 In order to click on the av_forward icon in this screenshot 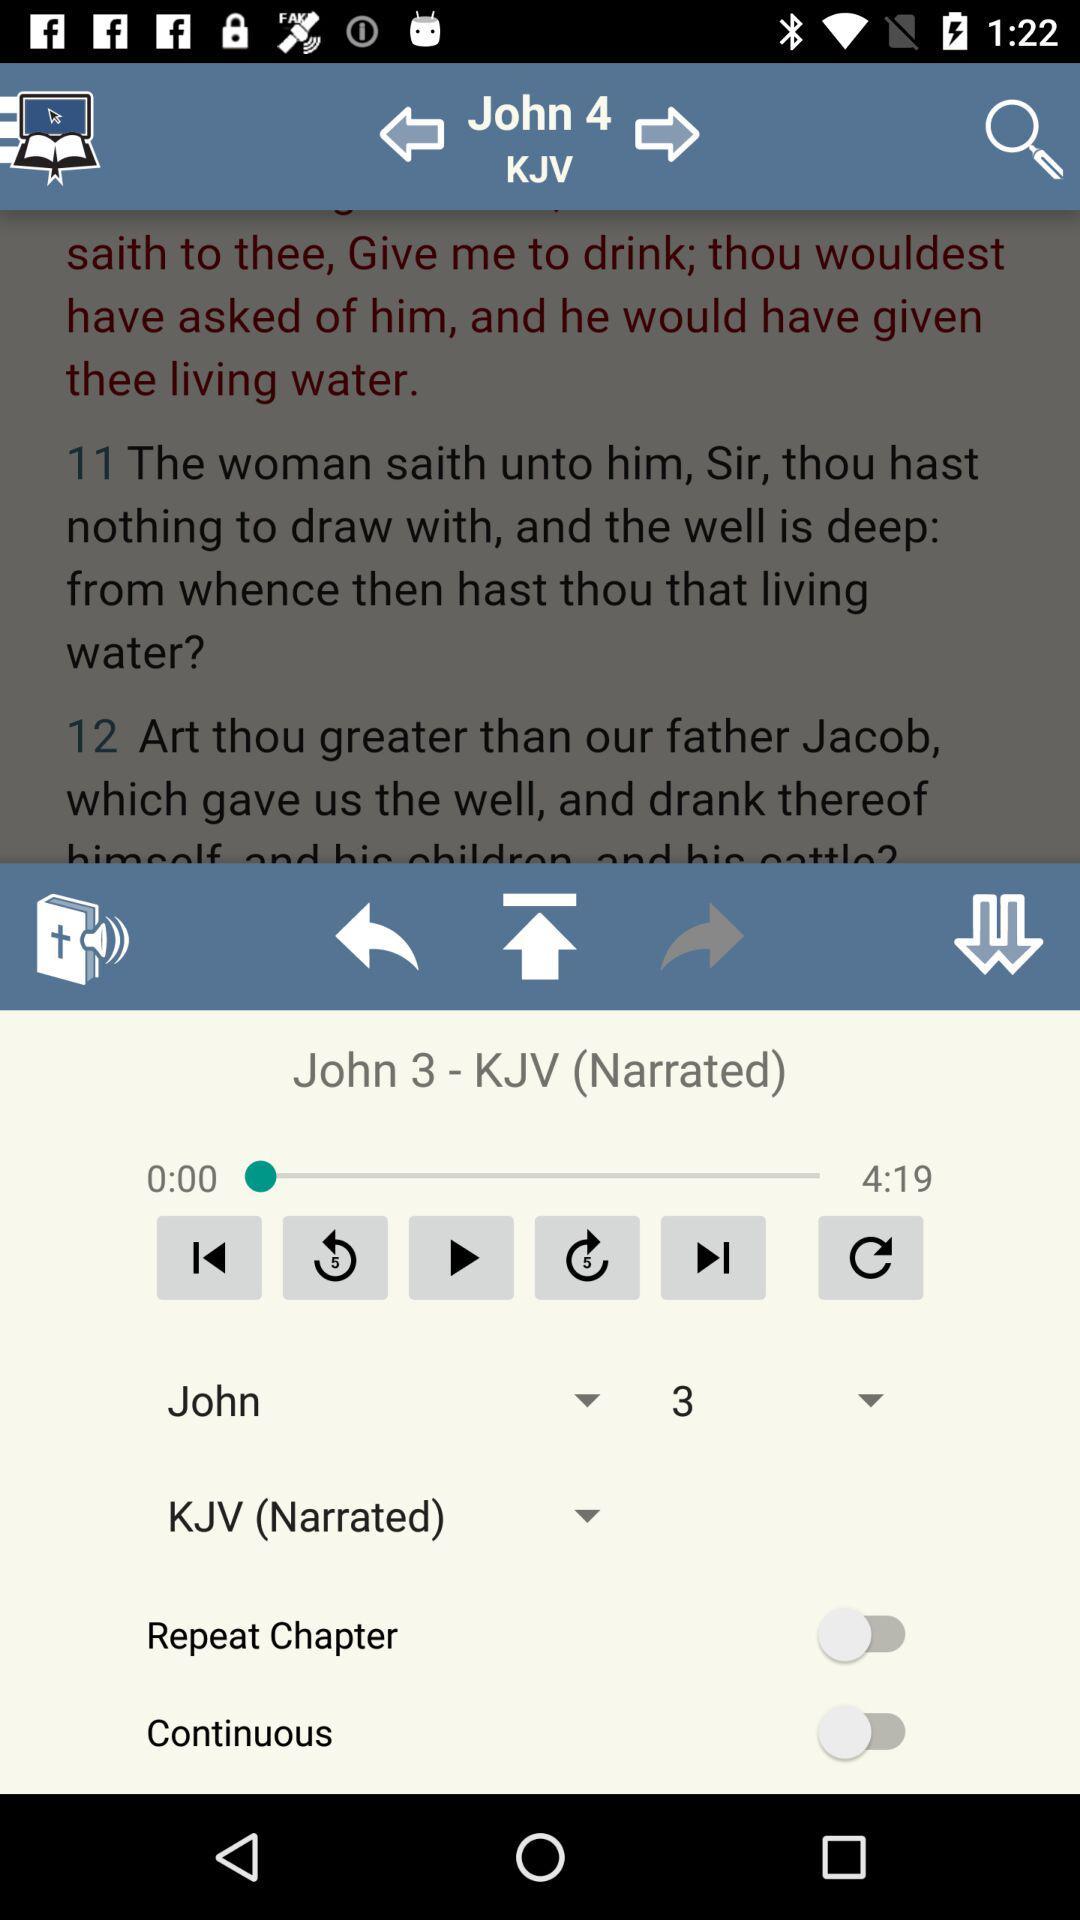, I will do `click(586, 1256)`.